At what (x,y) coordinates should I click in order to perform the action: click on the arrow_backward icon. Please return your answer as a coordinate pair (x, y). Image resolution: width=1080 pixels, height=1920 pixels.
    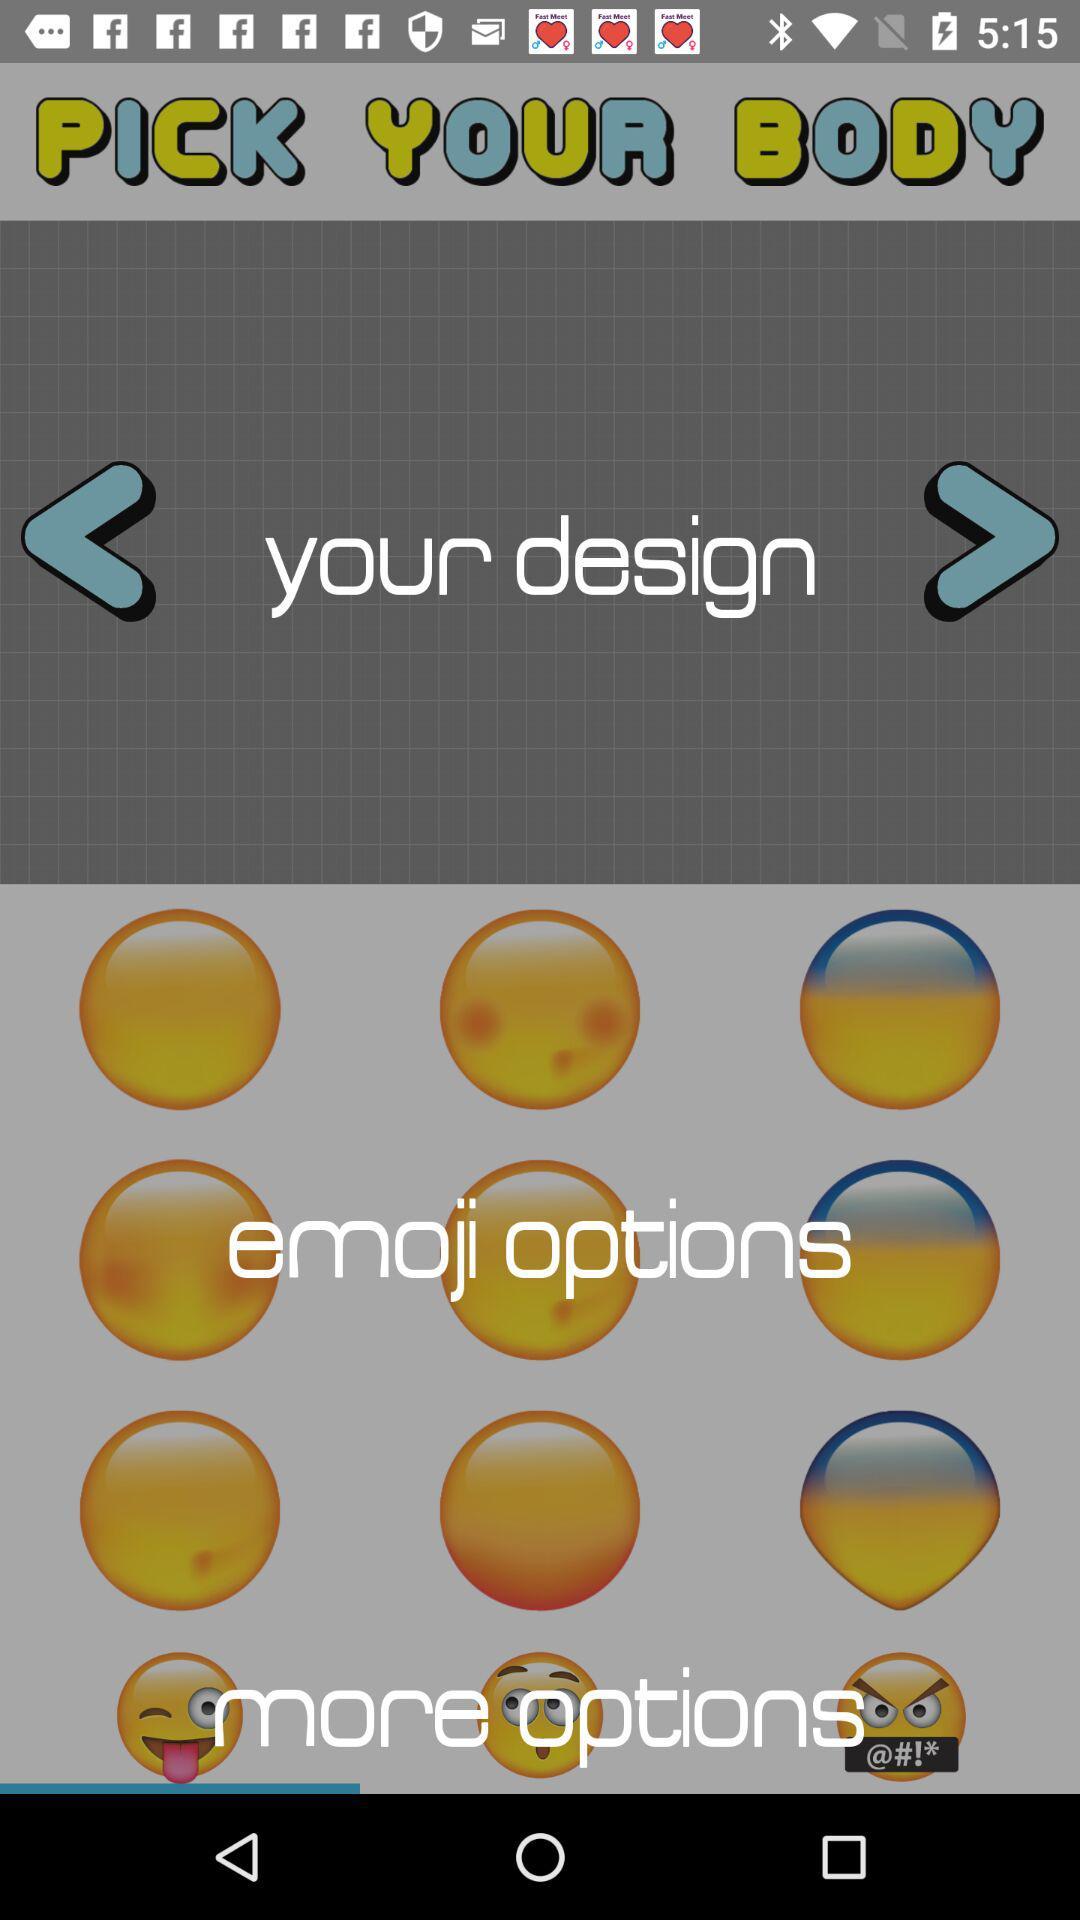
    Looking at the image, I should click on (106, 552).